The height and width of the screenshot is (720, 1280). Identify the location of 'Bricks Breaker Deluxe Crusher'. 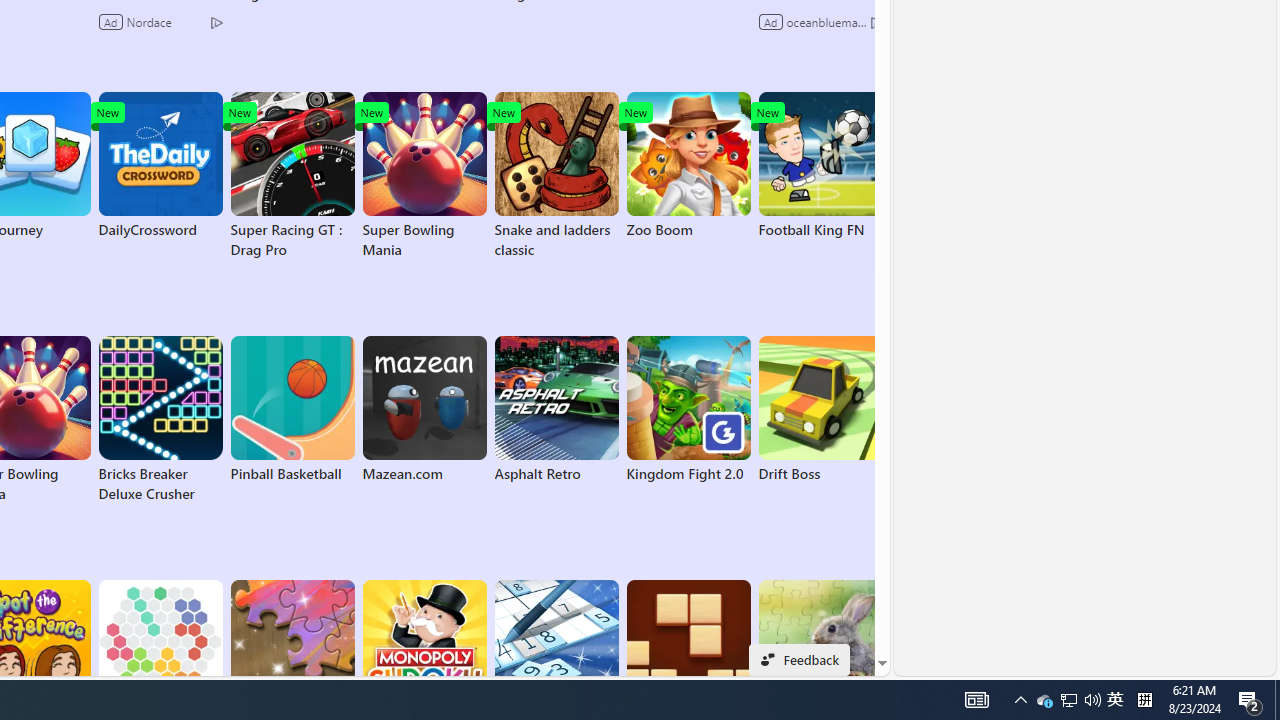
(160, 419).